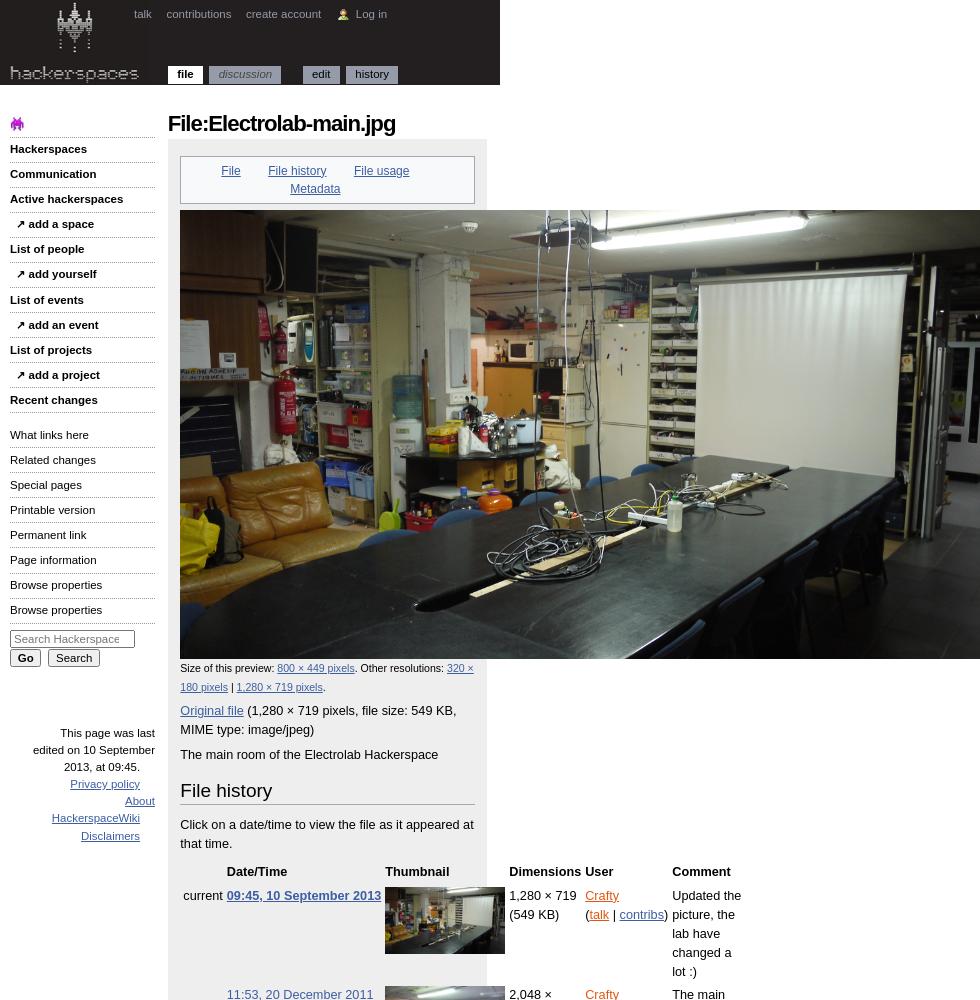 The image size is (980, 1000). I want to click on 'File:Electrolab-main.jpg', so click(166, 121).